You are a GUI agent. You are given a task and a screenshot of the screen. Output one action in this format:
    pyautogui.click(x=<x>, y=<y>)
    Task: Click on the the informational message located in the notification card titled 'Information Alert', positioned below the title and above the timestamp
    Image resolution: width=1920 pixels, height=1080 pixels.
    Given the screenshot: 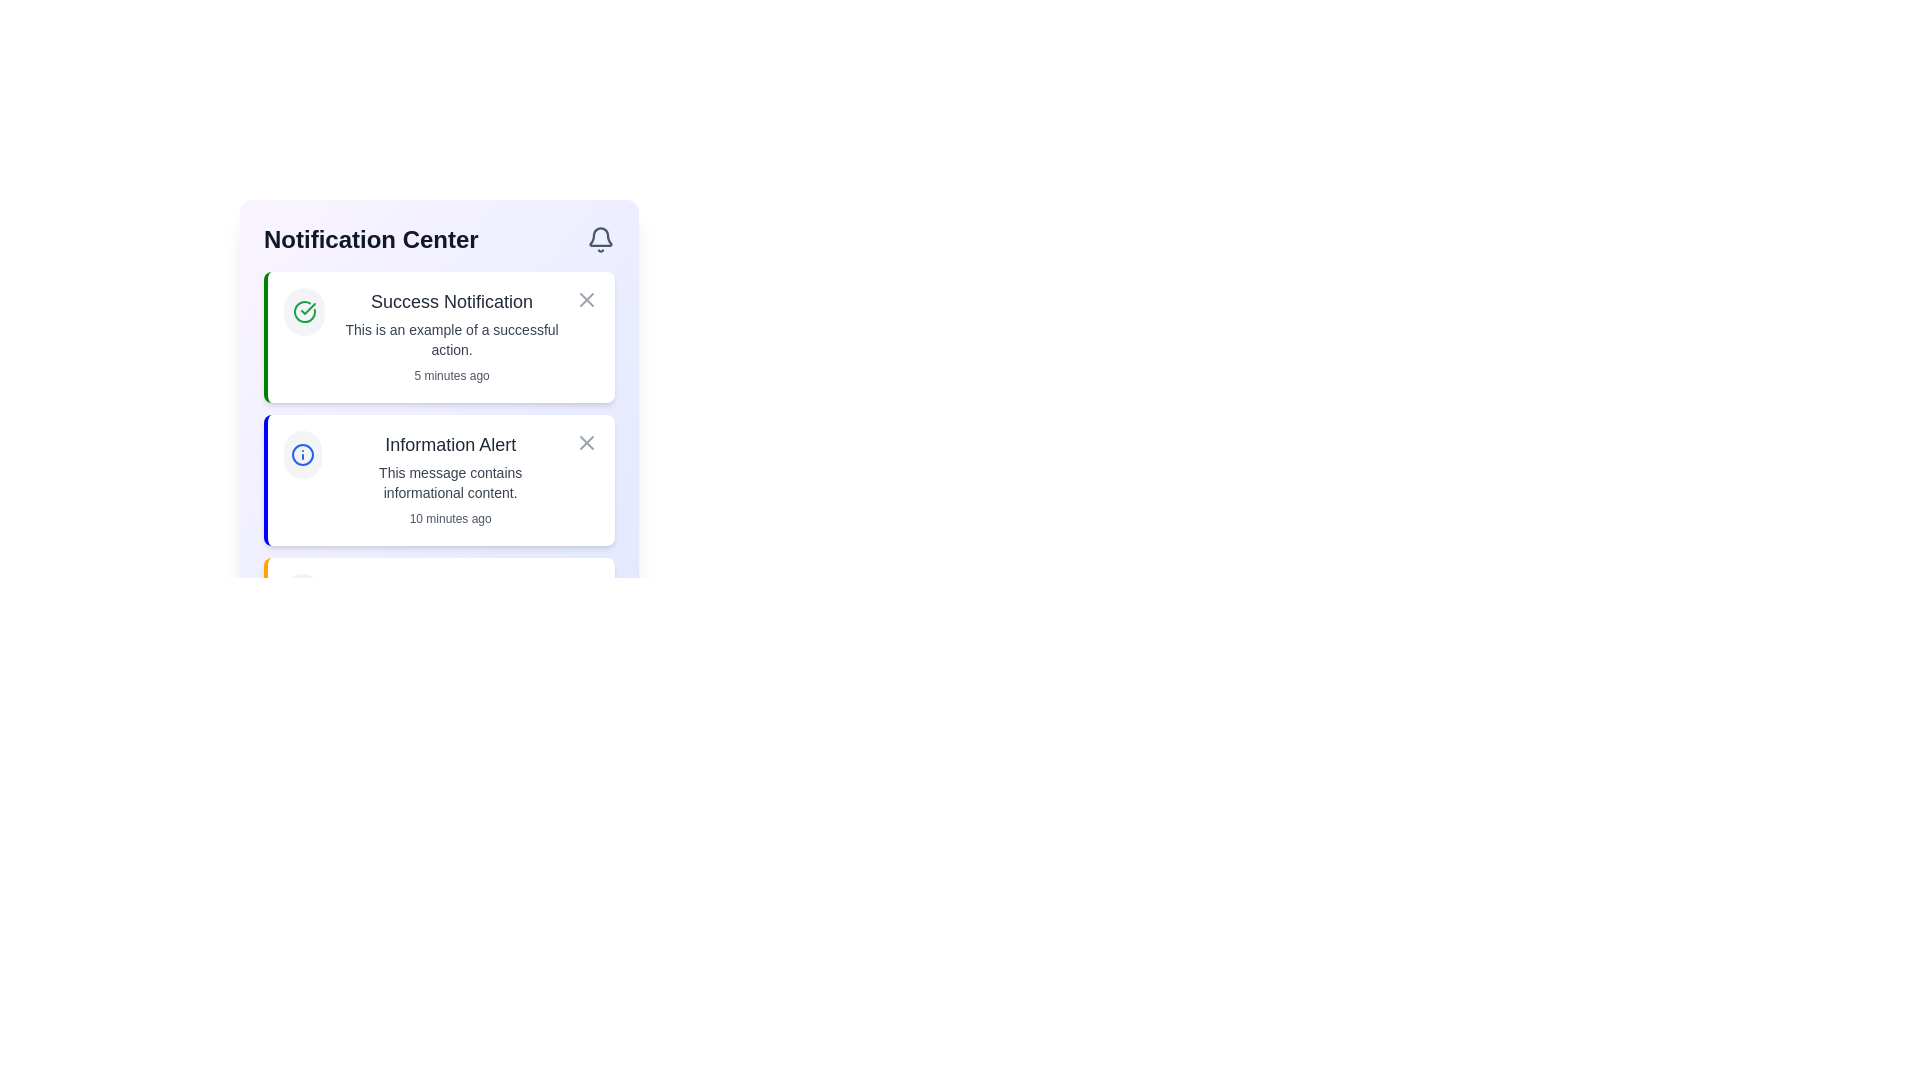 What is the action you would take?
    pyautogui.click(x=449, y=482)
    